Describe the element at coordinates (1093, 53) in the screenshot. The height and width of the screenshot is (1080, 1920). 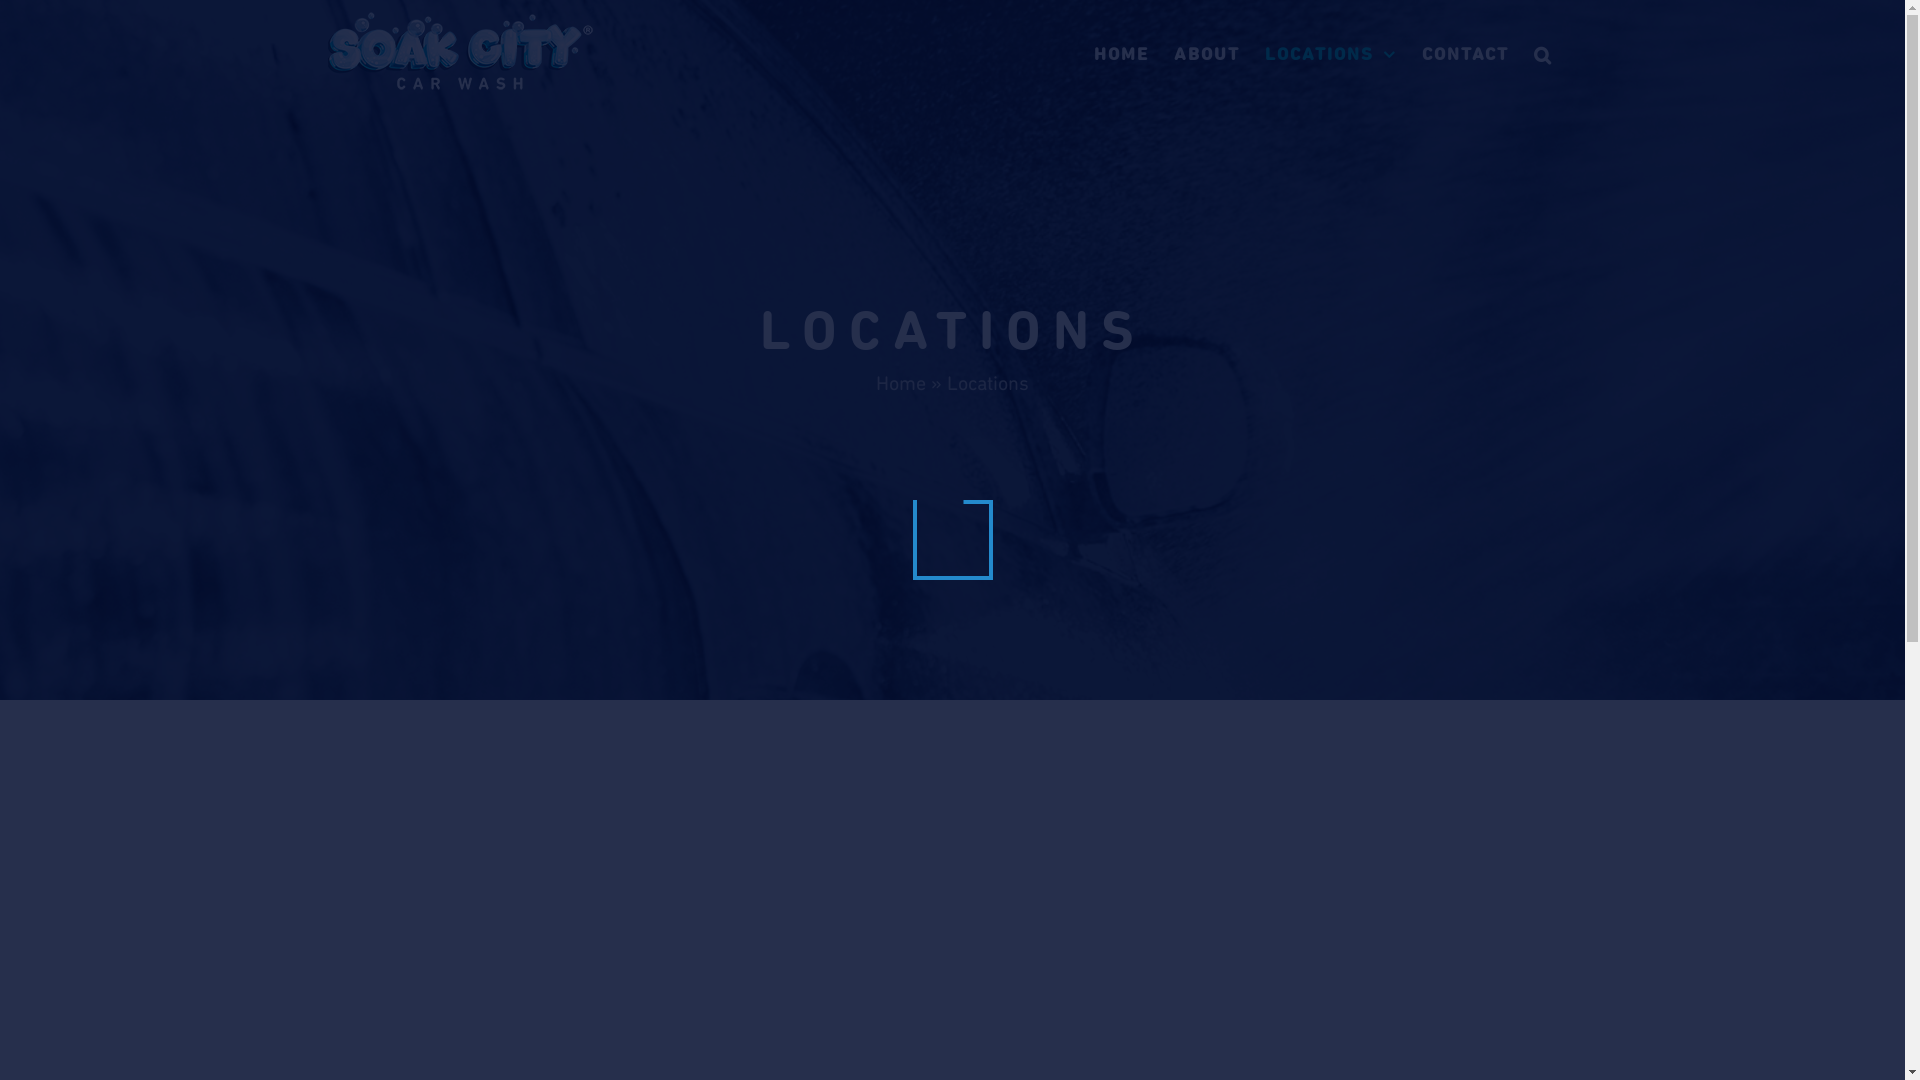
I see `'HOME'` at that location.